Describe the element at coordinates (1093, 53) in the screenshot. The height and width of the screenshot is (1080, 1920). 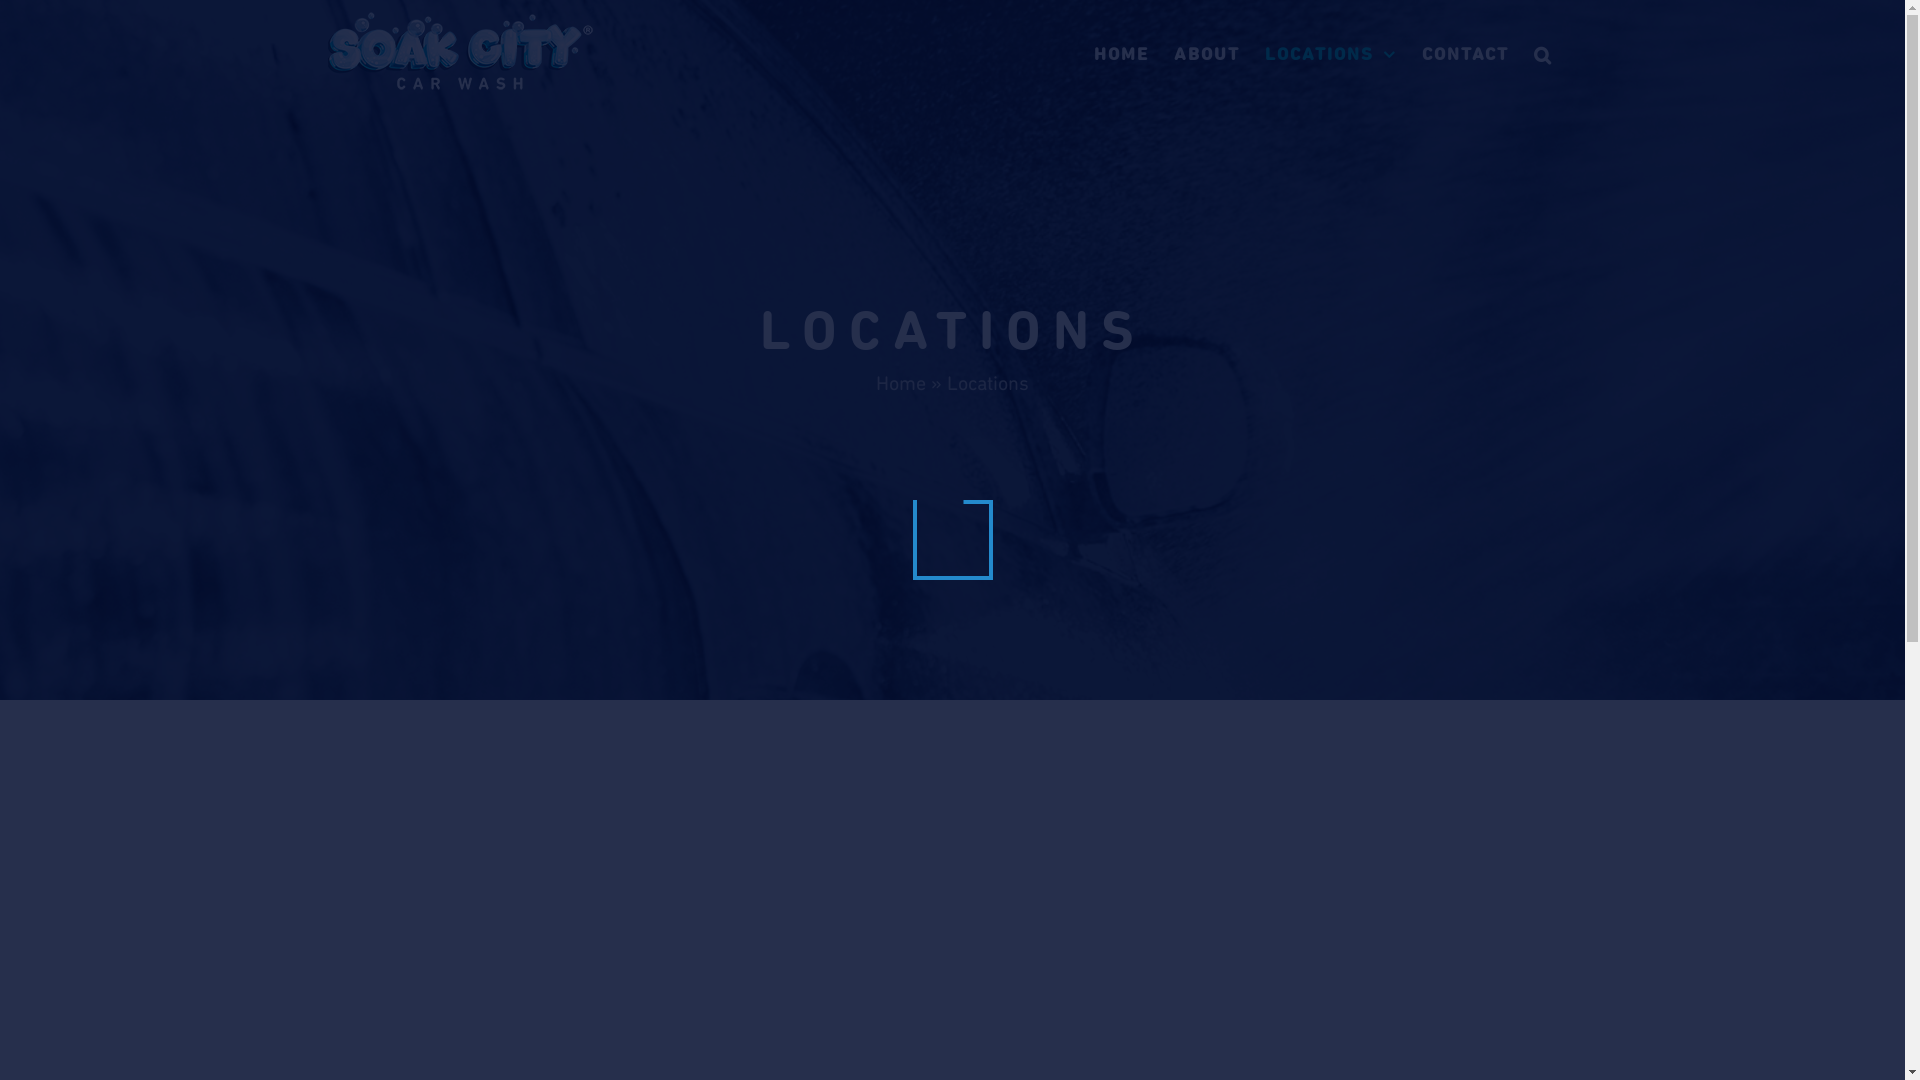
I see `'HOME'` at that location.